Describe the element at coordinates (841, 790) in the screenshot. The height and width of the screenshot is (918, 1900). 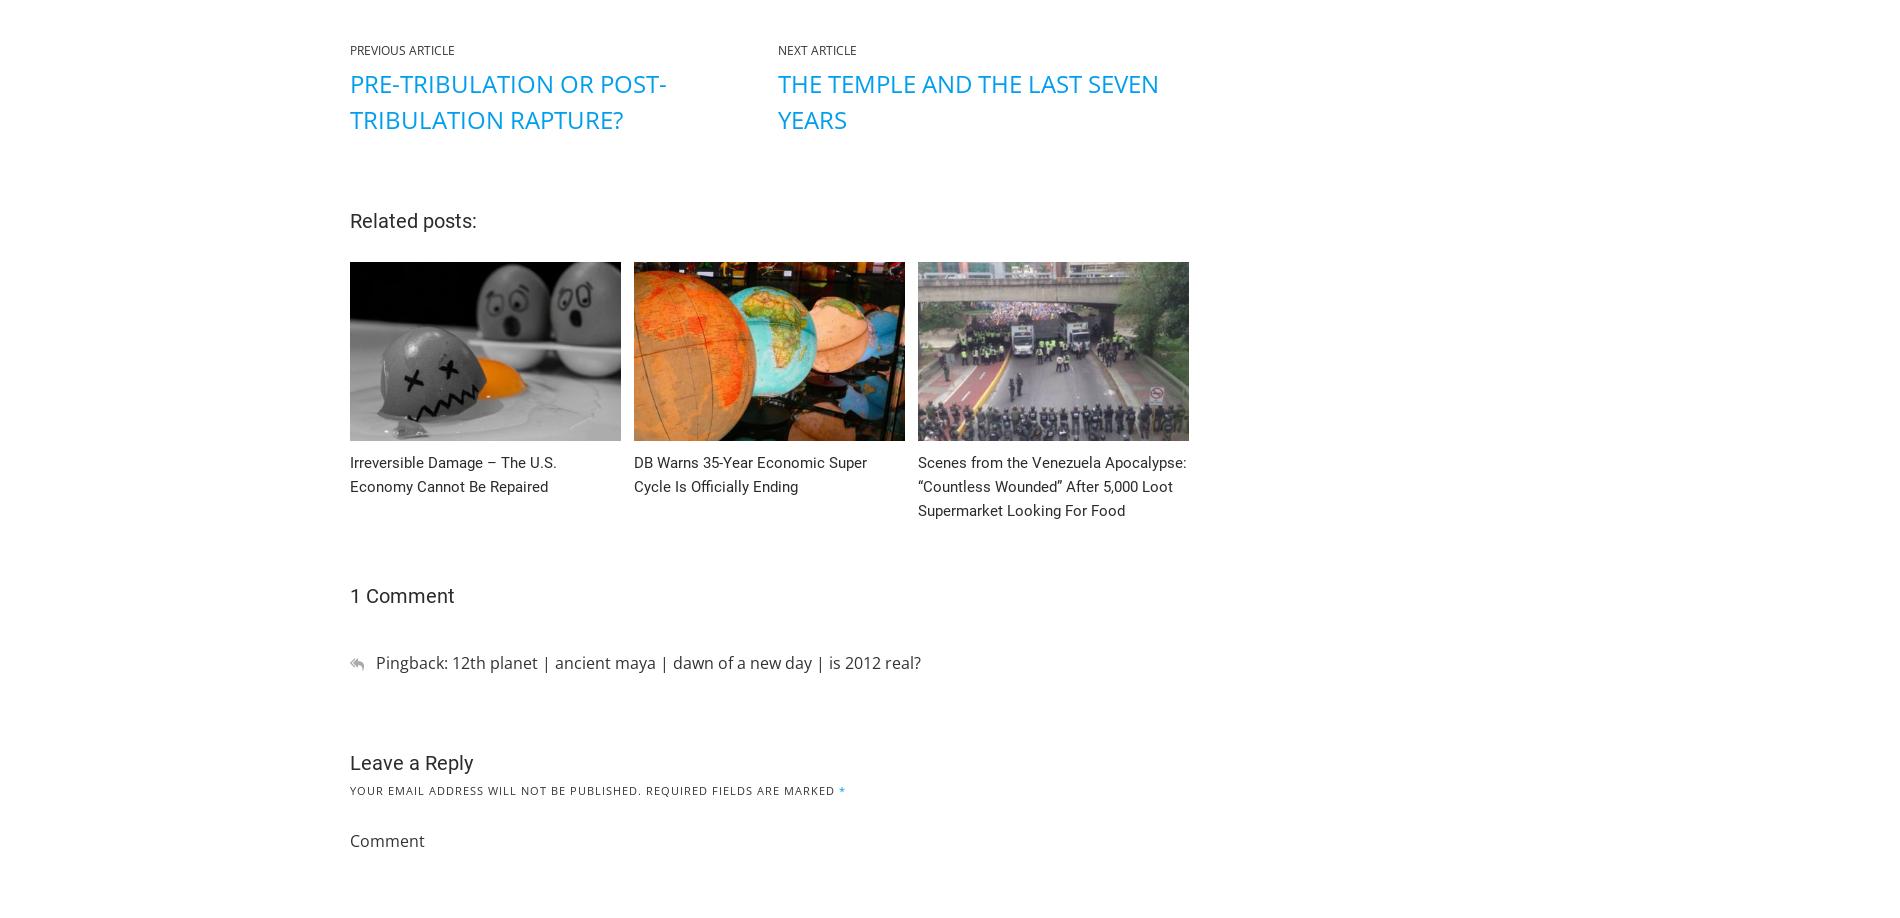
I see `'*'` at that location.